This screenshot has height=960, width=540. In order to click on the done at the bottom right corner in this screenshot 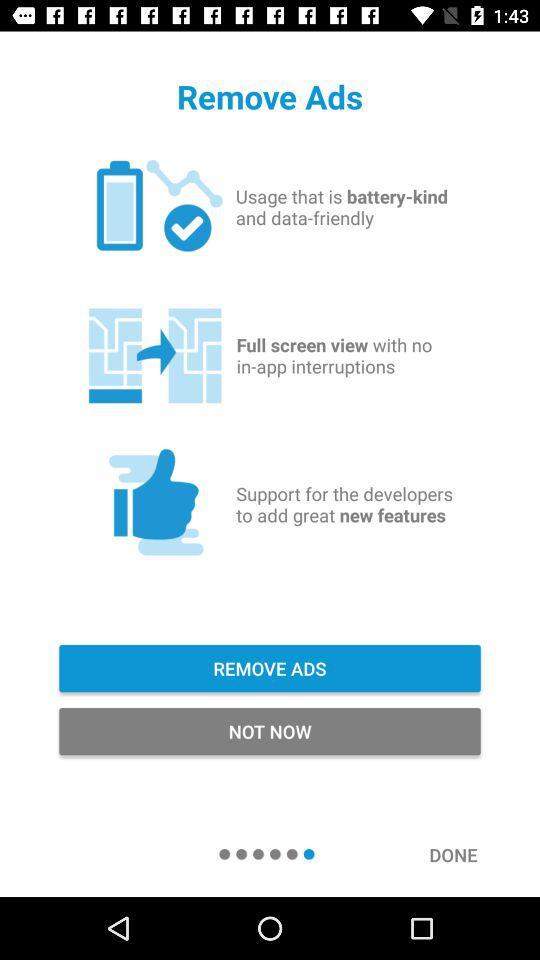, I will do `click(463, 853)`.